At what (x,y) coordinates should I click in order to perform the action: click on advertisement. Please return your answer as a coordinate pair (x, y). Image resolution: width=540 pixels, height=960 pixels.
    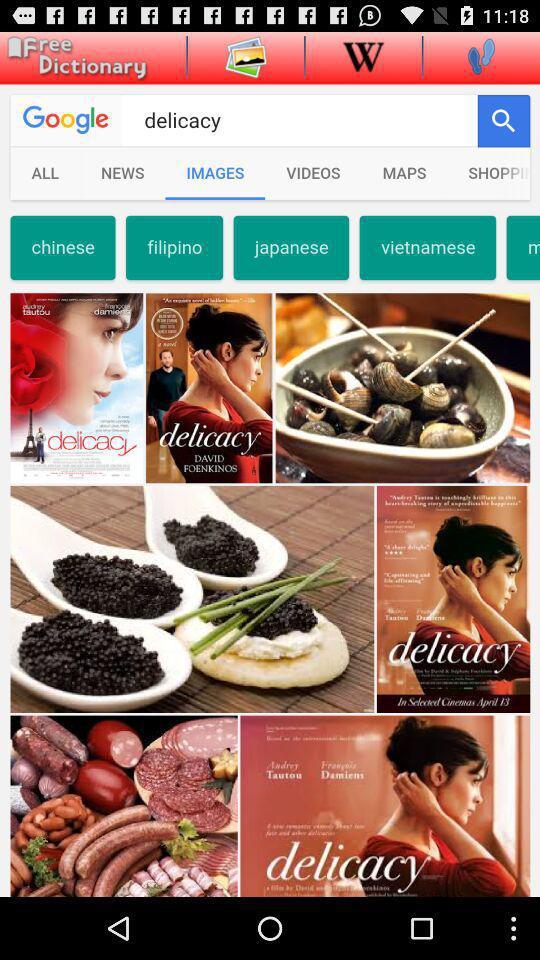
    Looking at the image, I should click on (73, 57).